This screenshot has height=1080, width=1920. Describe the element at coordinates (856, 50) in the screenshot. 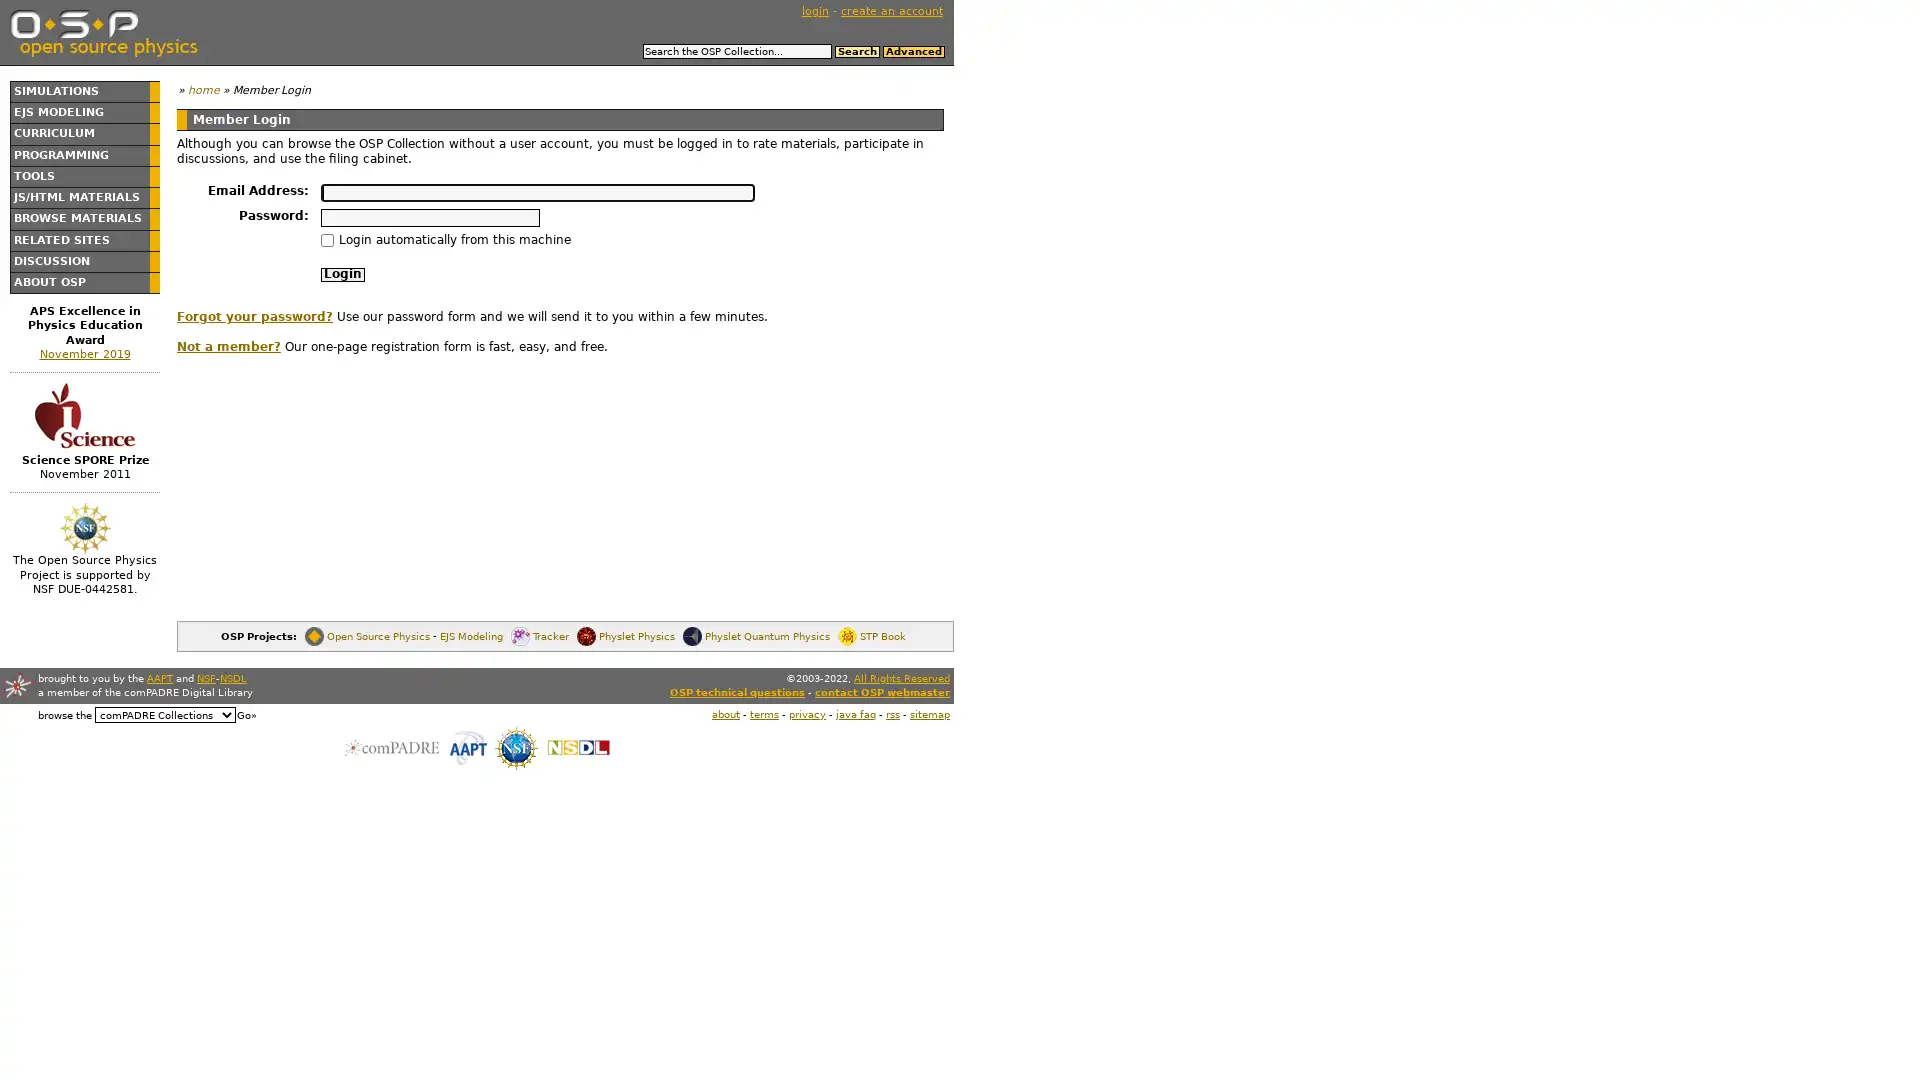

I see `Search` at that location.